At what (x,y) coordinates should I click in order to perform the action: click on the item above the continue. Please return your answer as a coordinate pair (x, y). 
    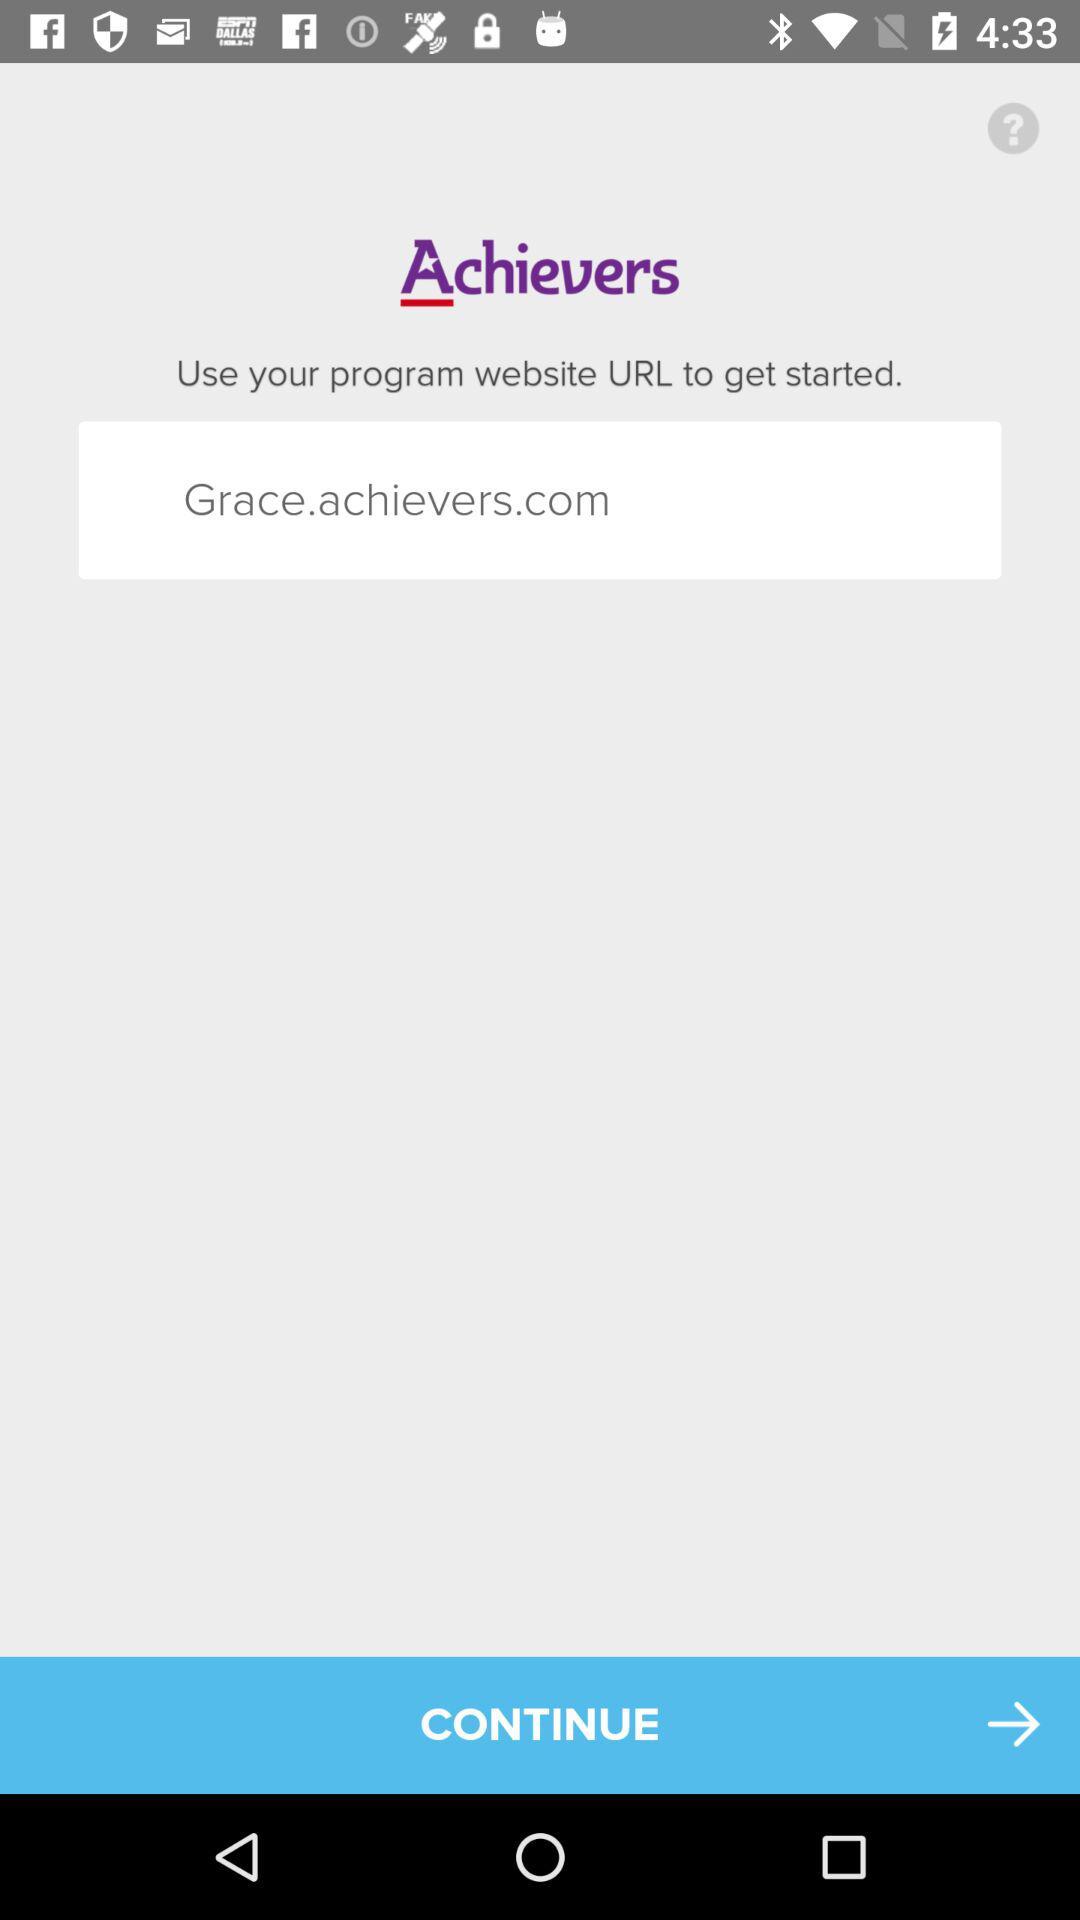
    Looking at the image, I should click on (219, 500).